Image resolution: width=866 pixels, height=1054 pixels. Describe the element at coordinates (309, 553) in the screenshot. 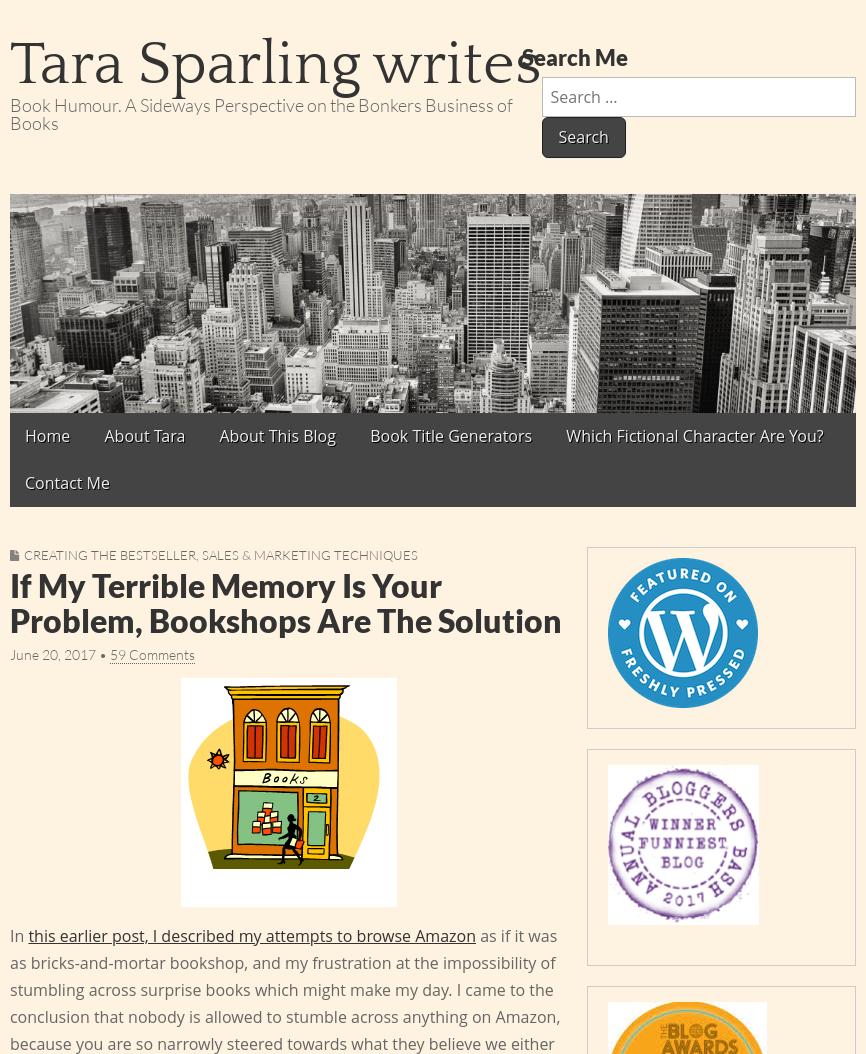

I see `'Sales & Marketing Techniques'` at that location.